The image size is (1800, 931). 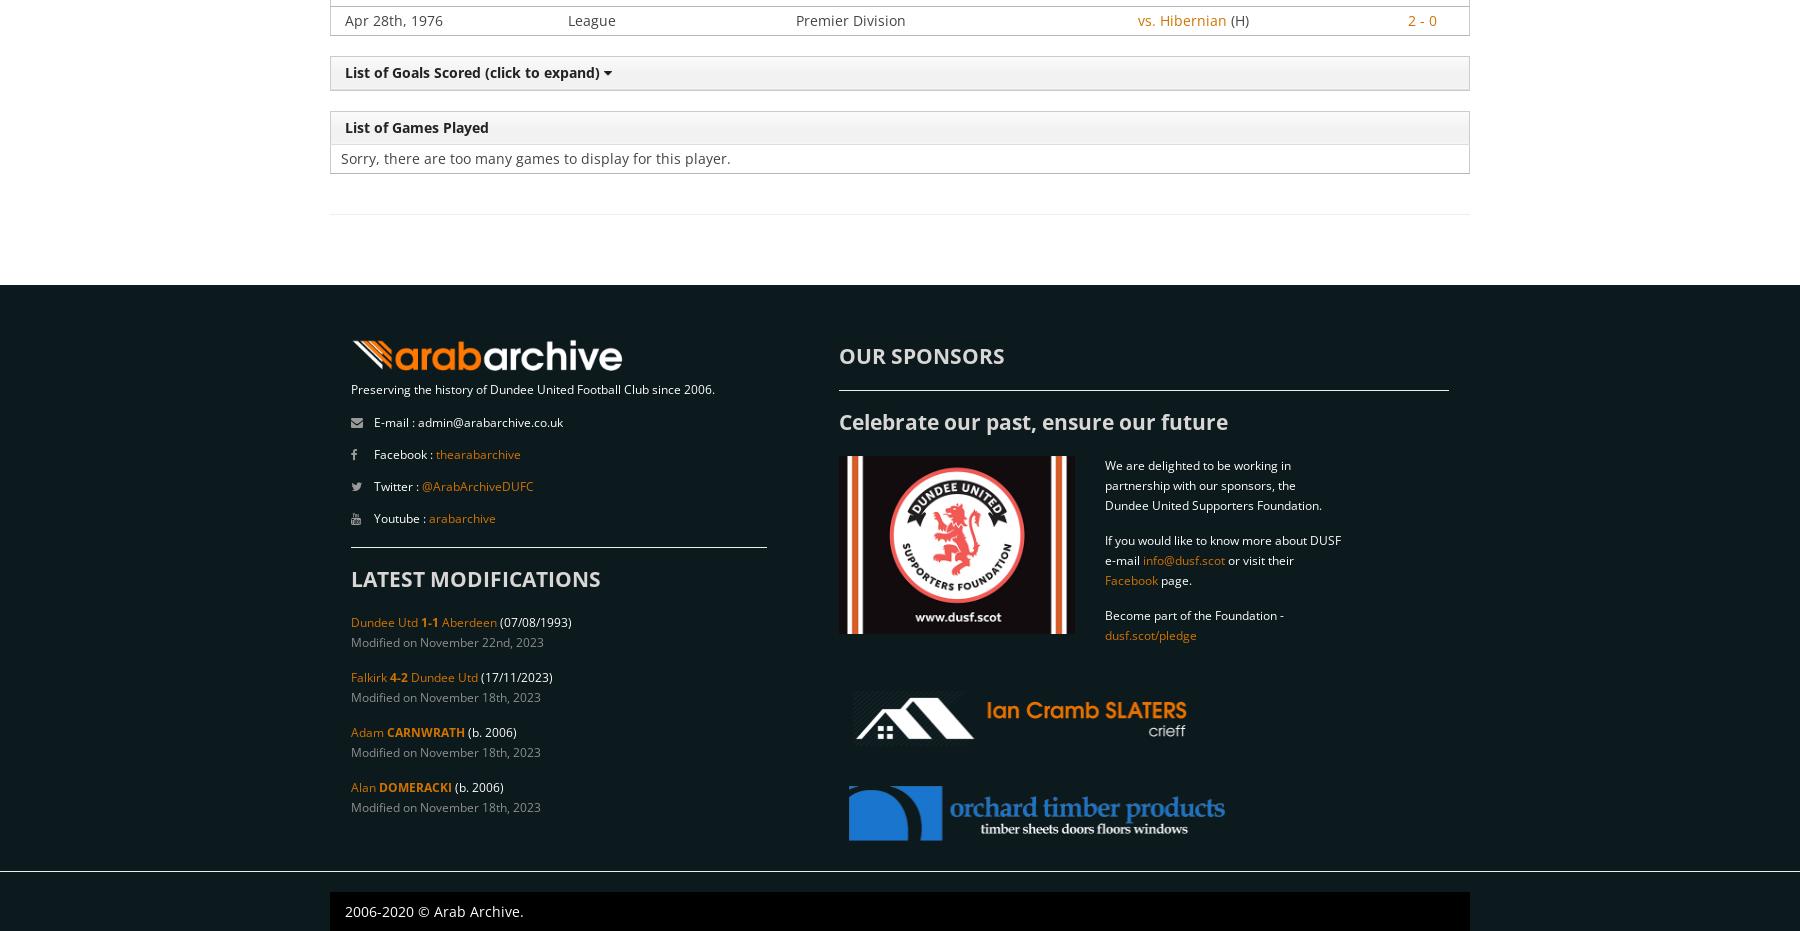 I want to click on 'Alan', so click(x=365, y=787).